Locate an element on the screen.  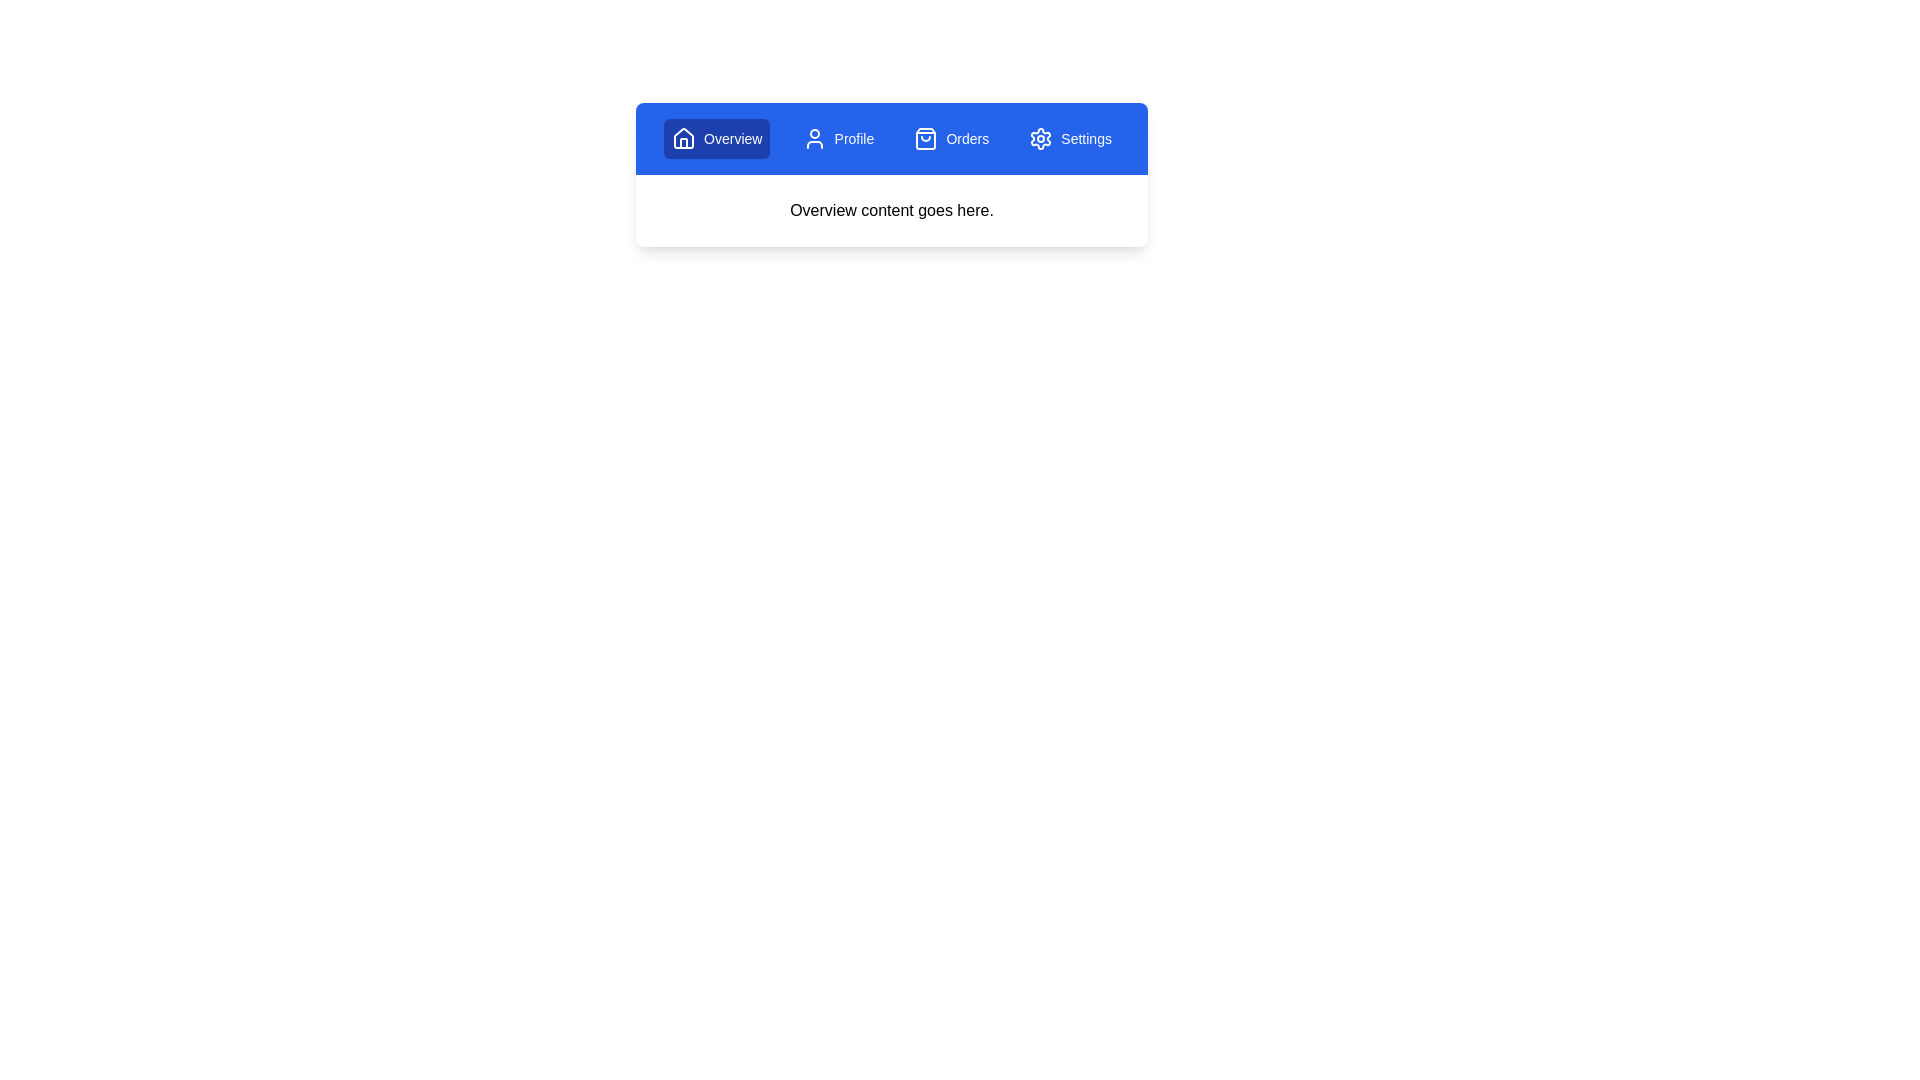
the house icon, which is a vector graphic with a trapezoidal base and triangular roof, located in the leftmost segment of the blue navigation bar next to the 'Overview' text is located at coordinates (684, 137).